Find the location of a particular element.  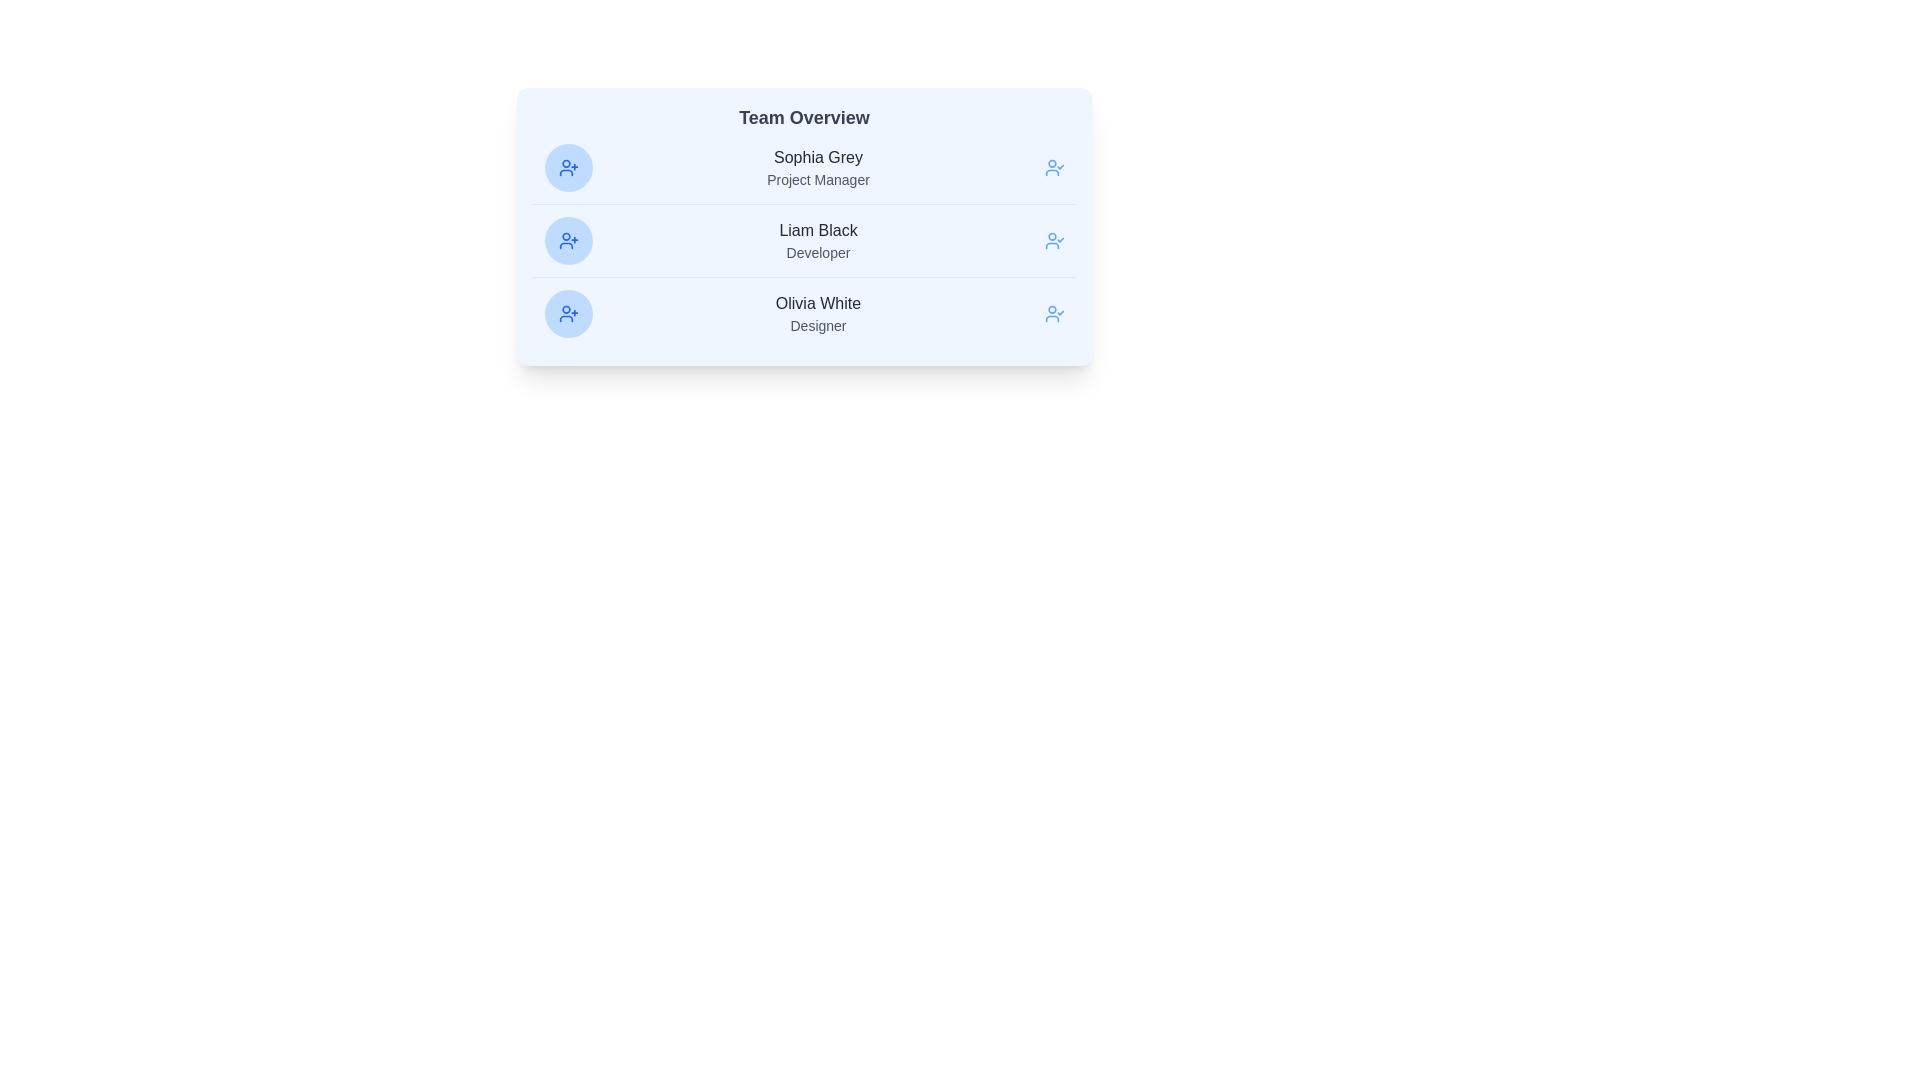

the text label indicating the job title 'Designer' of Olivia White, located in the third row beneath 'Olivia White' in the Team Overview section is located at coordinates (818, 325).